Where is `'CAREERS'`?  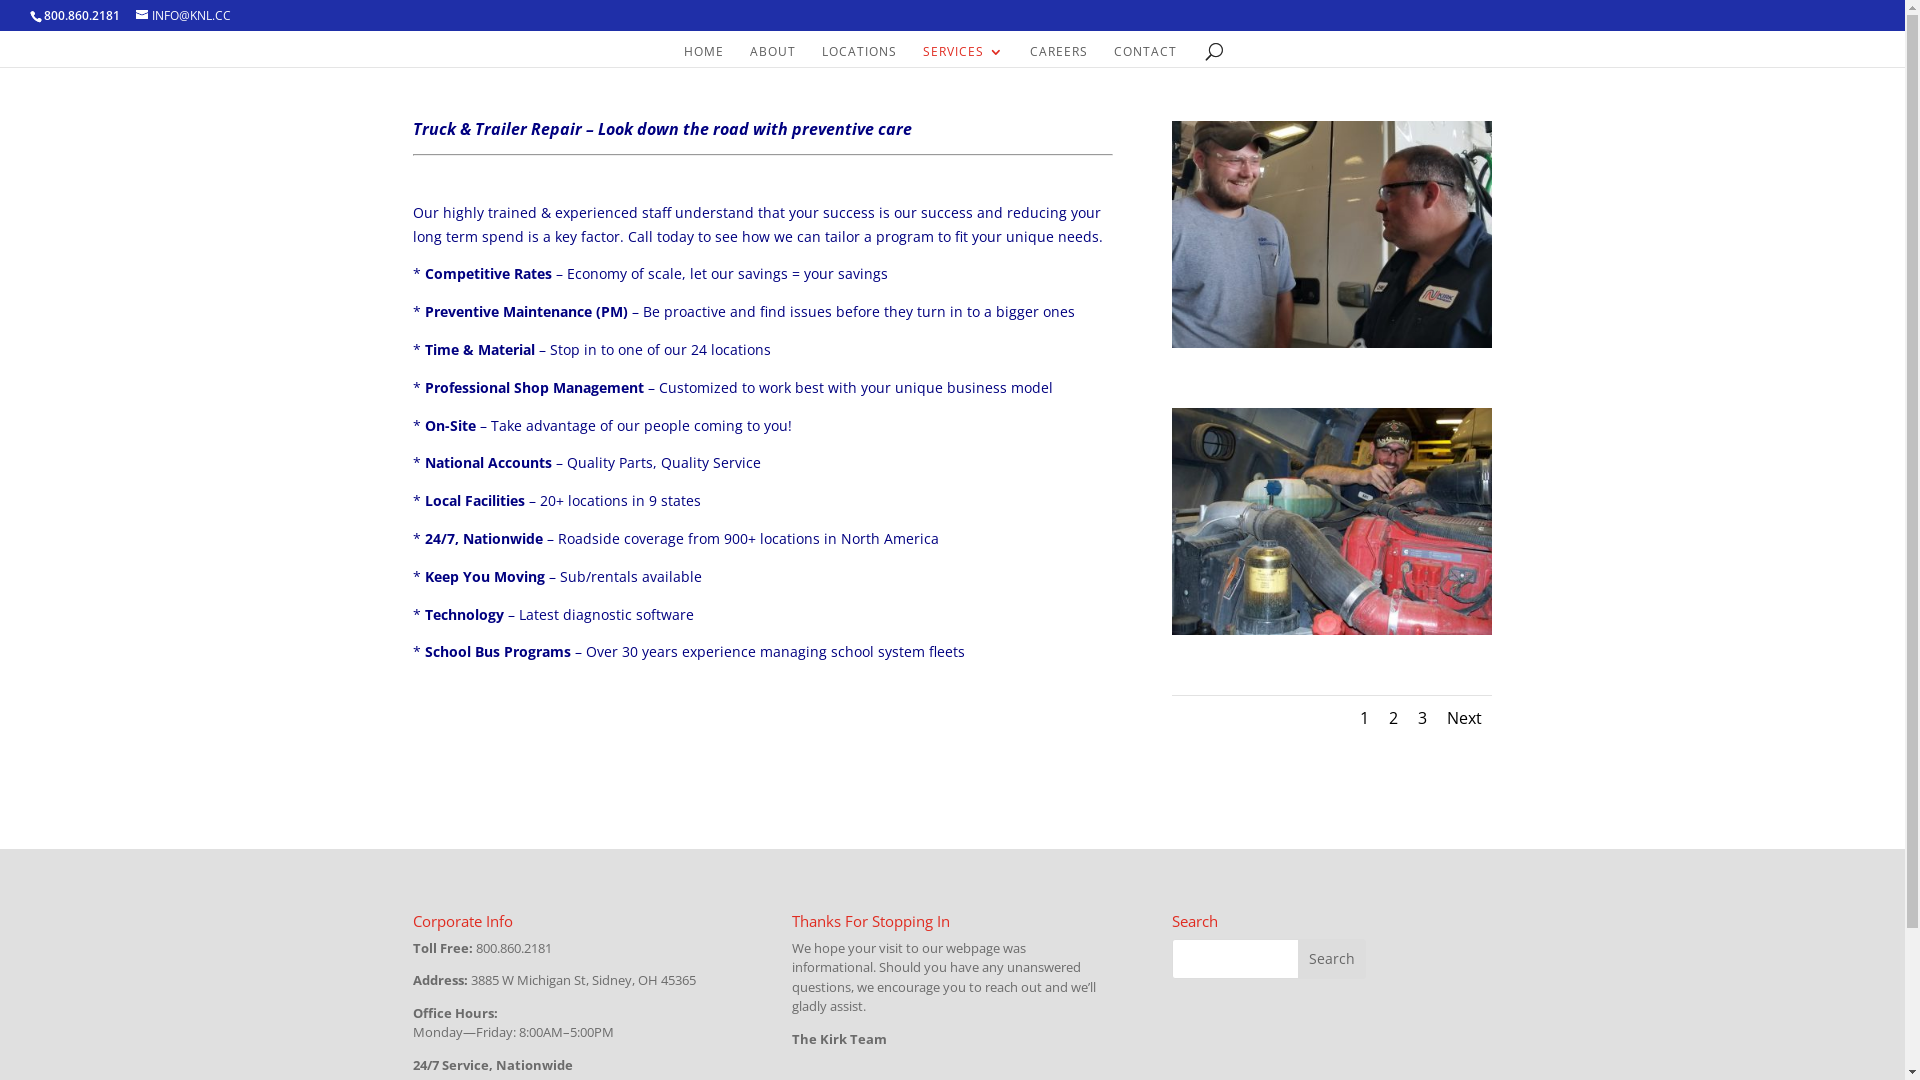 'CAREERS' is located at coordinates (1058, 55).